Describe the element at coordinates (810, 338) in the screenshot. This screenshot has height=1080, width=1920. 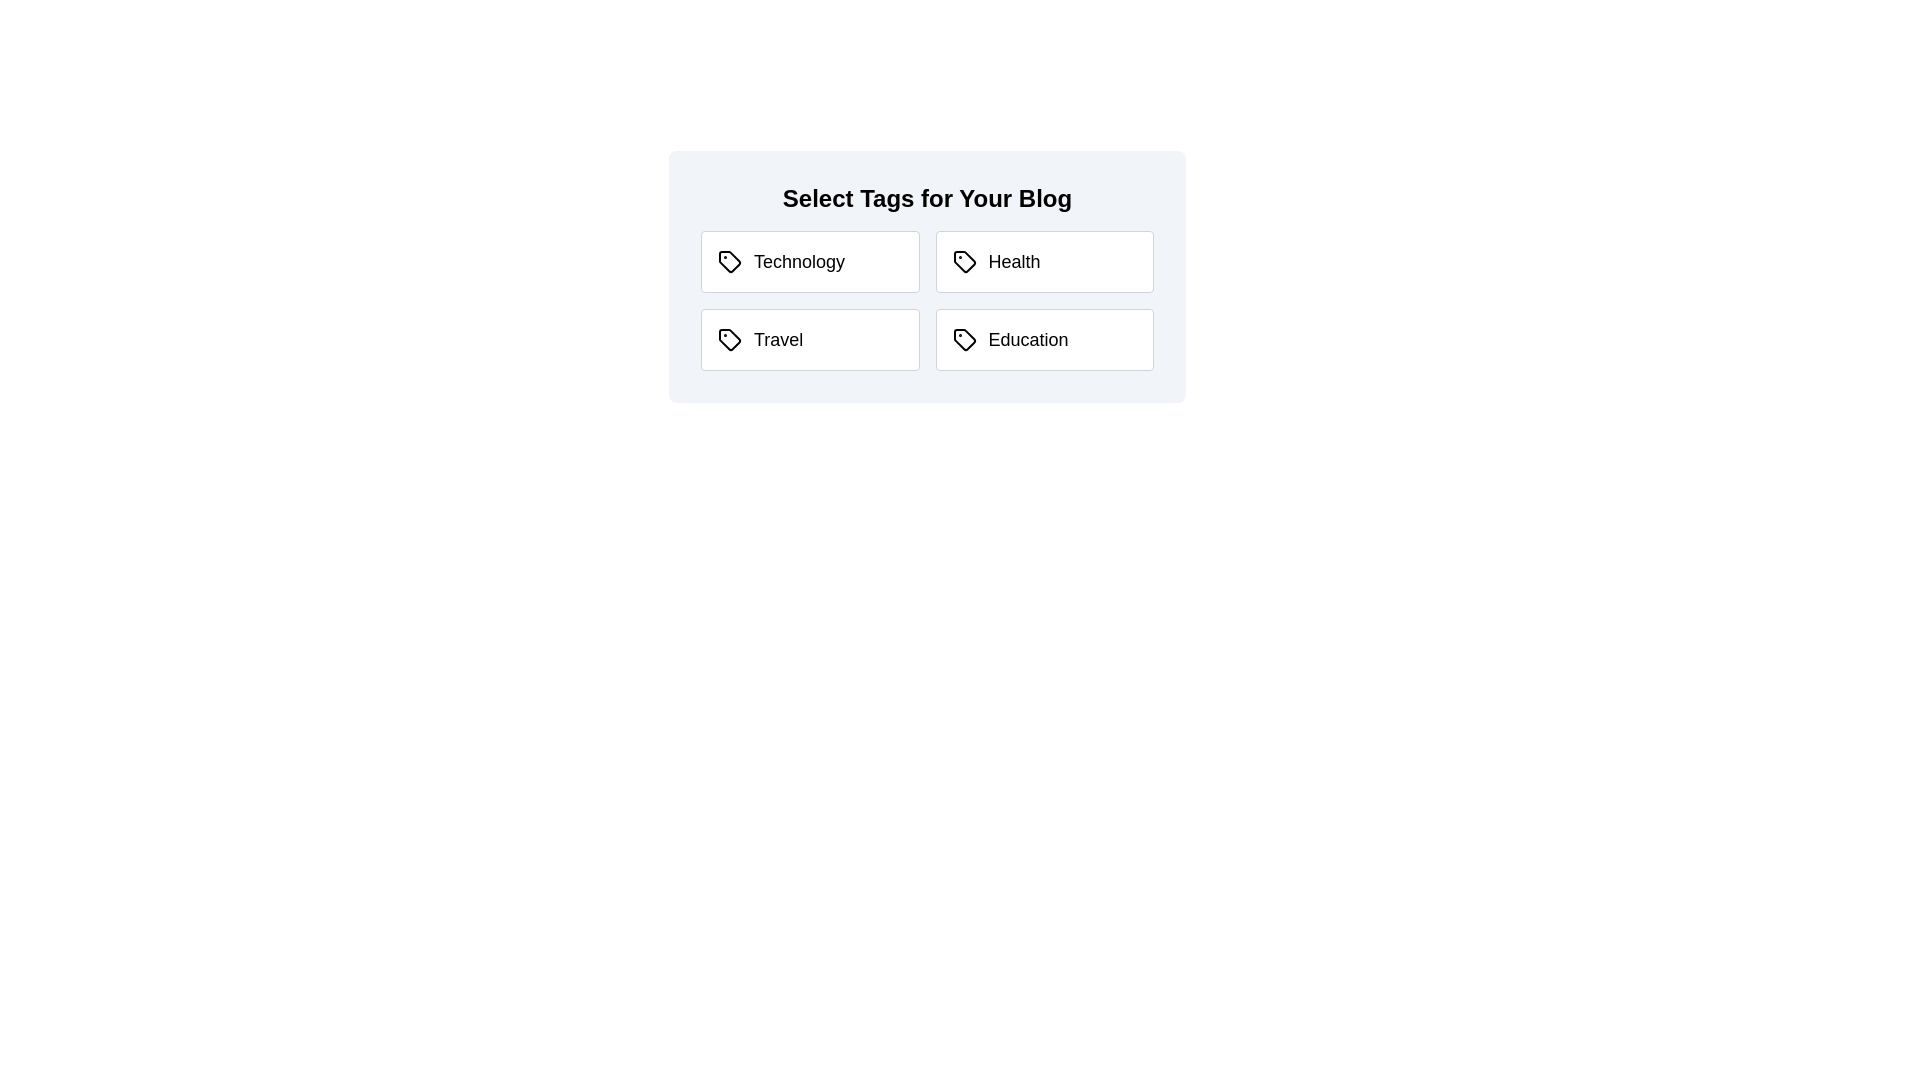
I see `the tag Travel to toggle its selection state` at that location.